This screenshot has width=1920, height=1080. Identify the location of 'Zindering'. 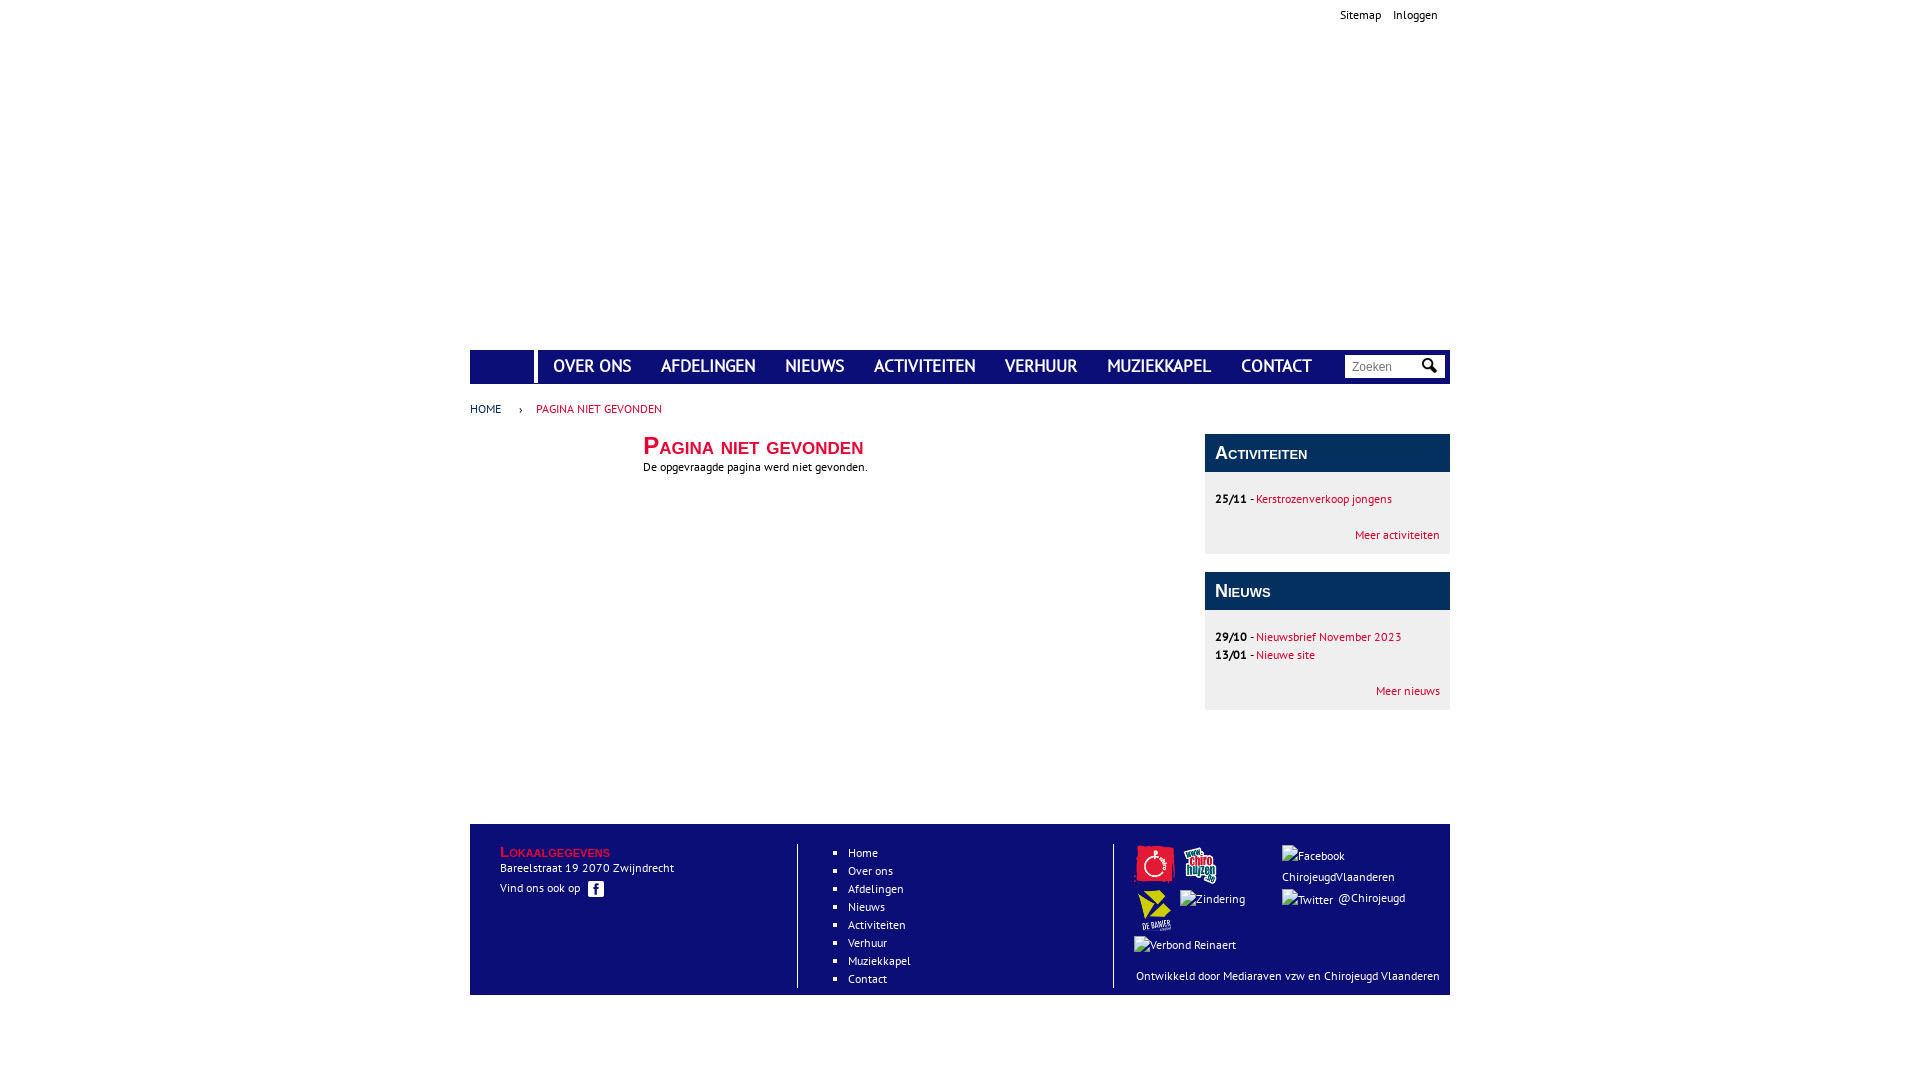
(1211, 897).